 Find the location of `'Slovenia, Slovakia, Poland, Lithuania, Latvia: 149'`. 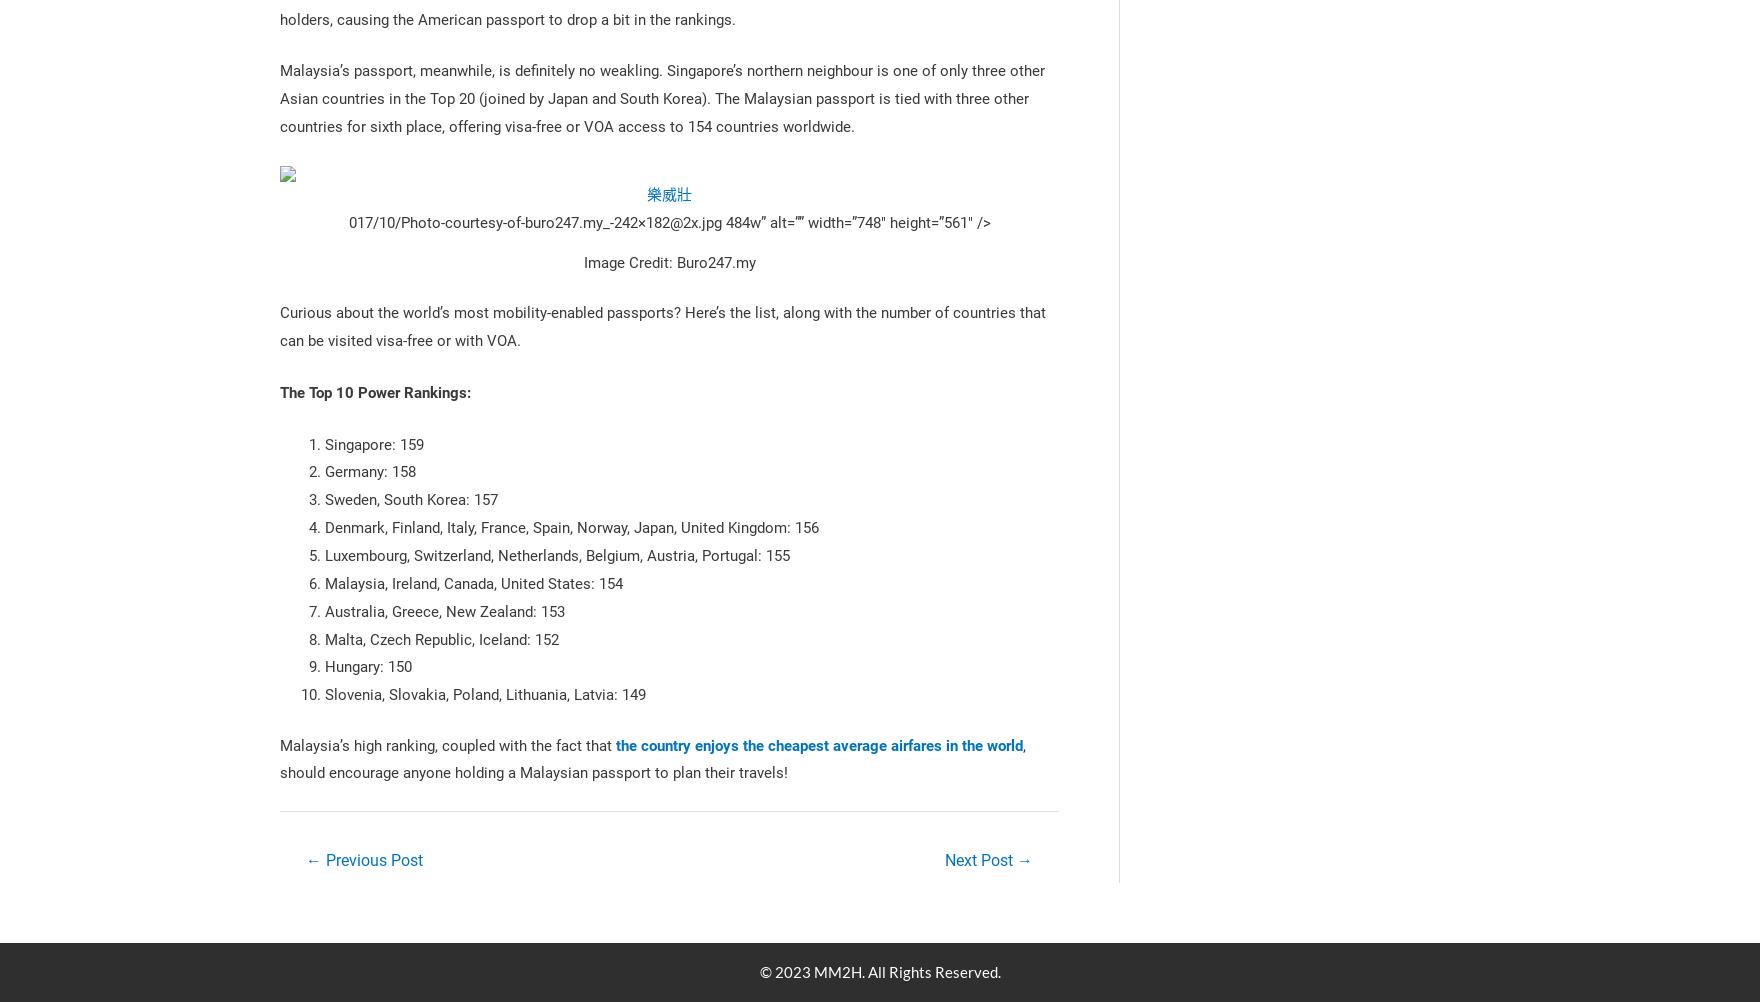

'Slovenia, Slovakia, Poland, Lithuania, Latvia: 149' is located at coordinates (485, 694).